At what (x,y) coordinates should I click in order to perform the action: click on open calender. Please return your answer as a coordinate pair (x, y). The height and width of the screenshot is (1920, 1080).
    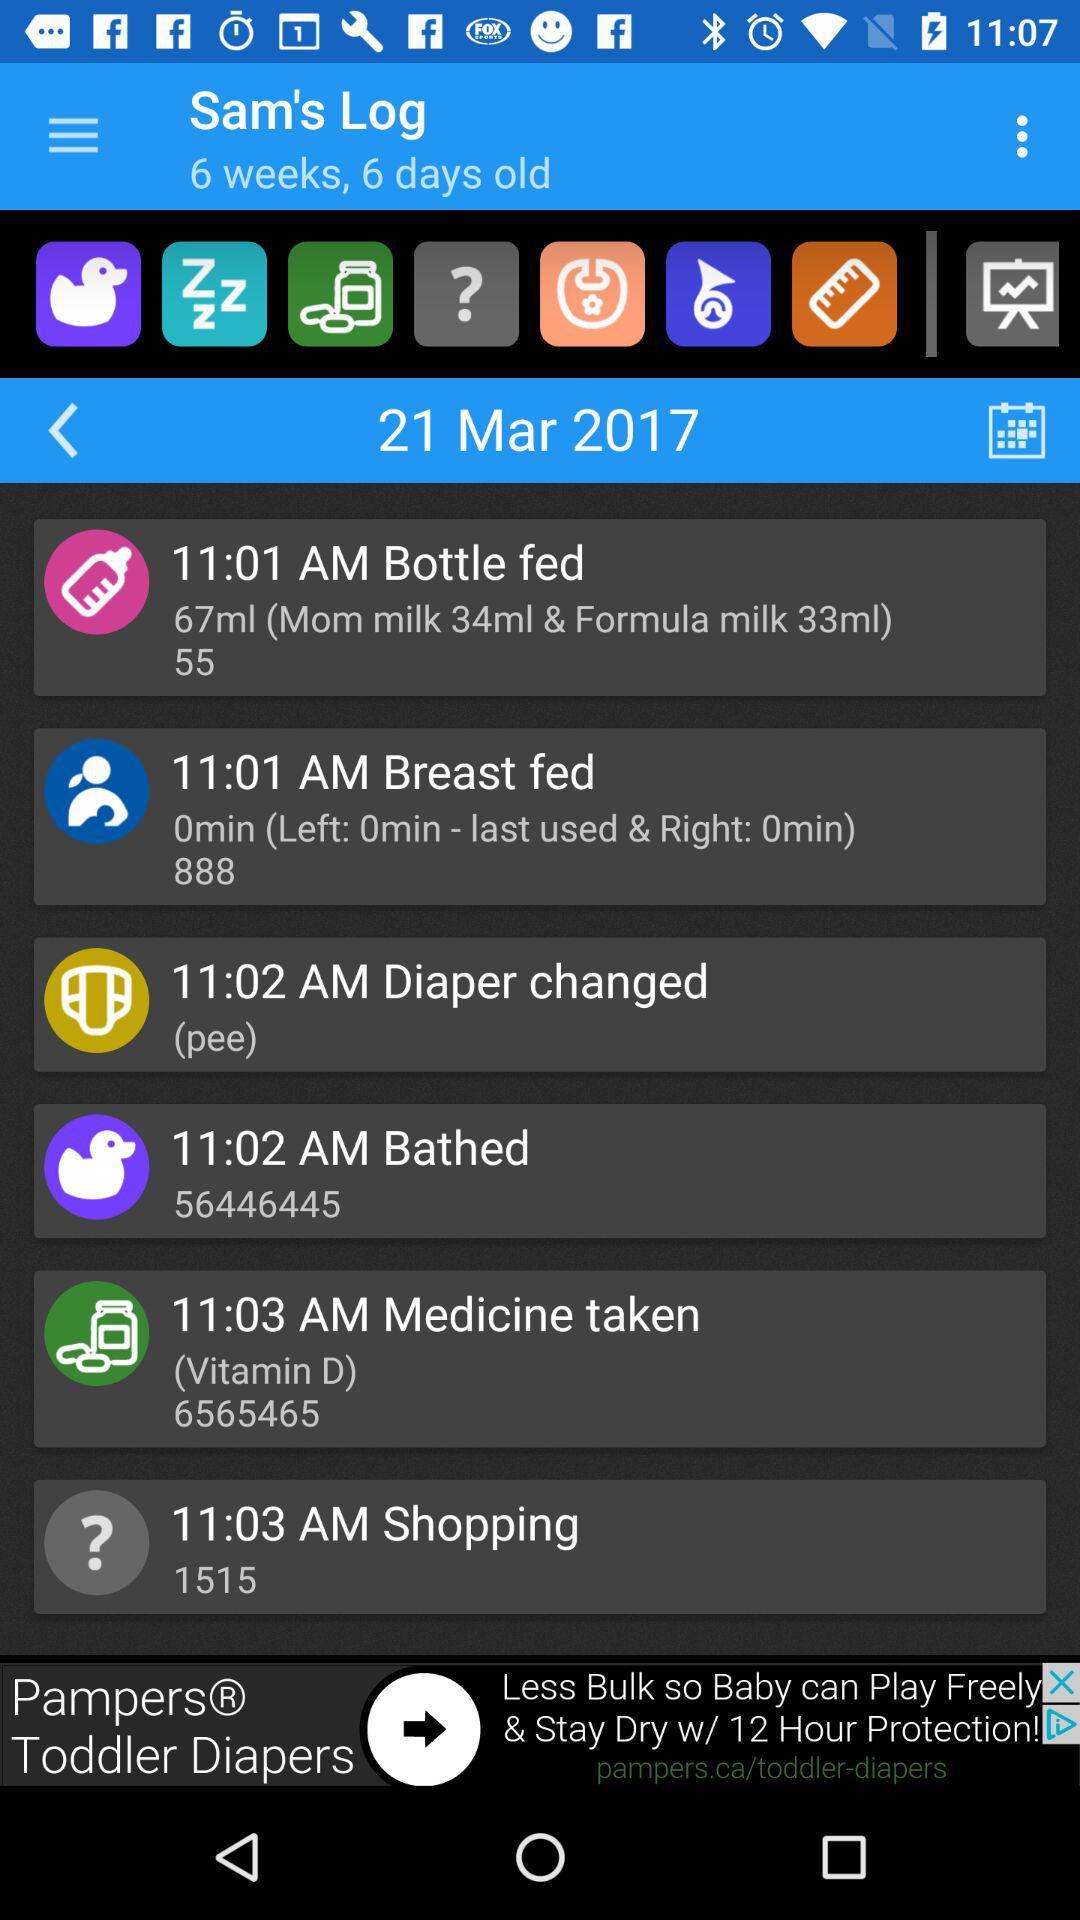
    Looking at the image, I should click on (1017, 429).